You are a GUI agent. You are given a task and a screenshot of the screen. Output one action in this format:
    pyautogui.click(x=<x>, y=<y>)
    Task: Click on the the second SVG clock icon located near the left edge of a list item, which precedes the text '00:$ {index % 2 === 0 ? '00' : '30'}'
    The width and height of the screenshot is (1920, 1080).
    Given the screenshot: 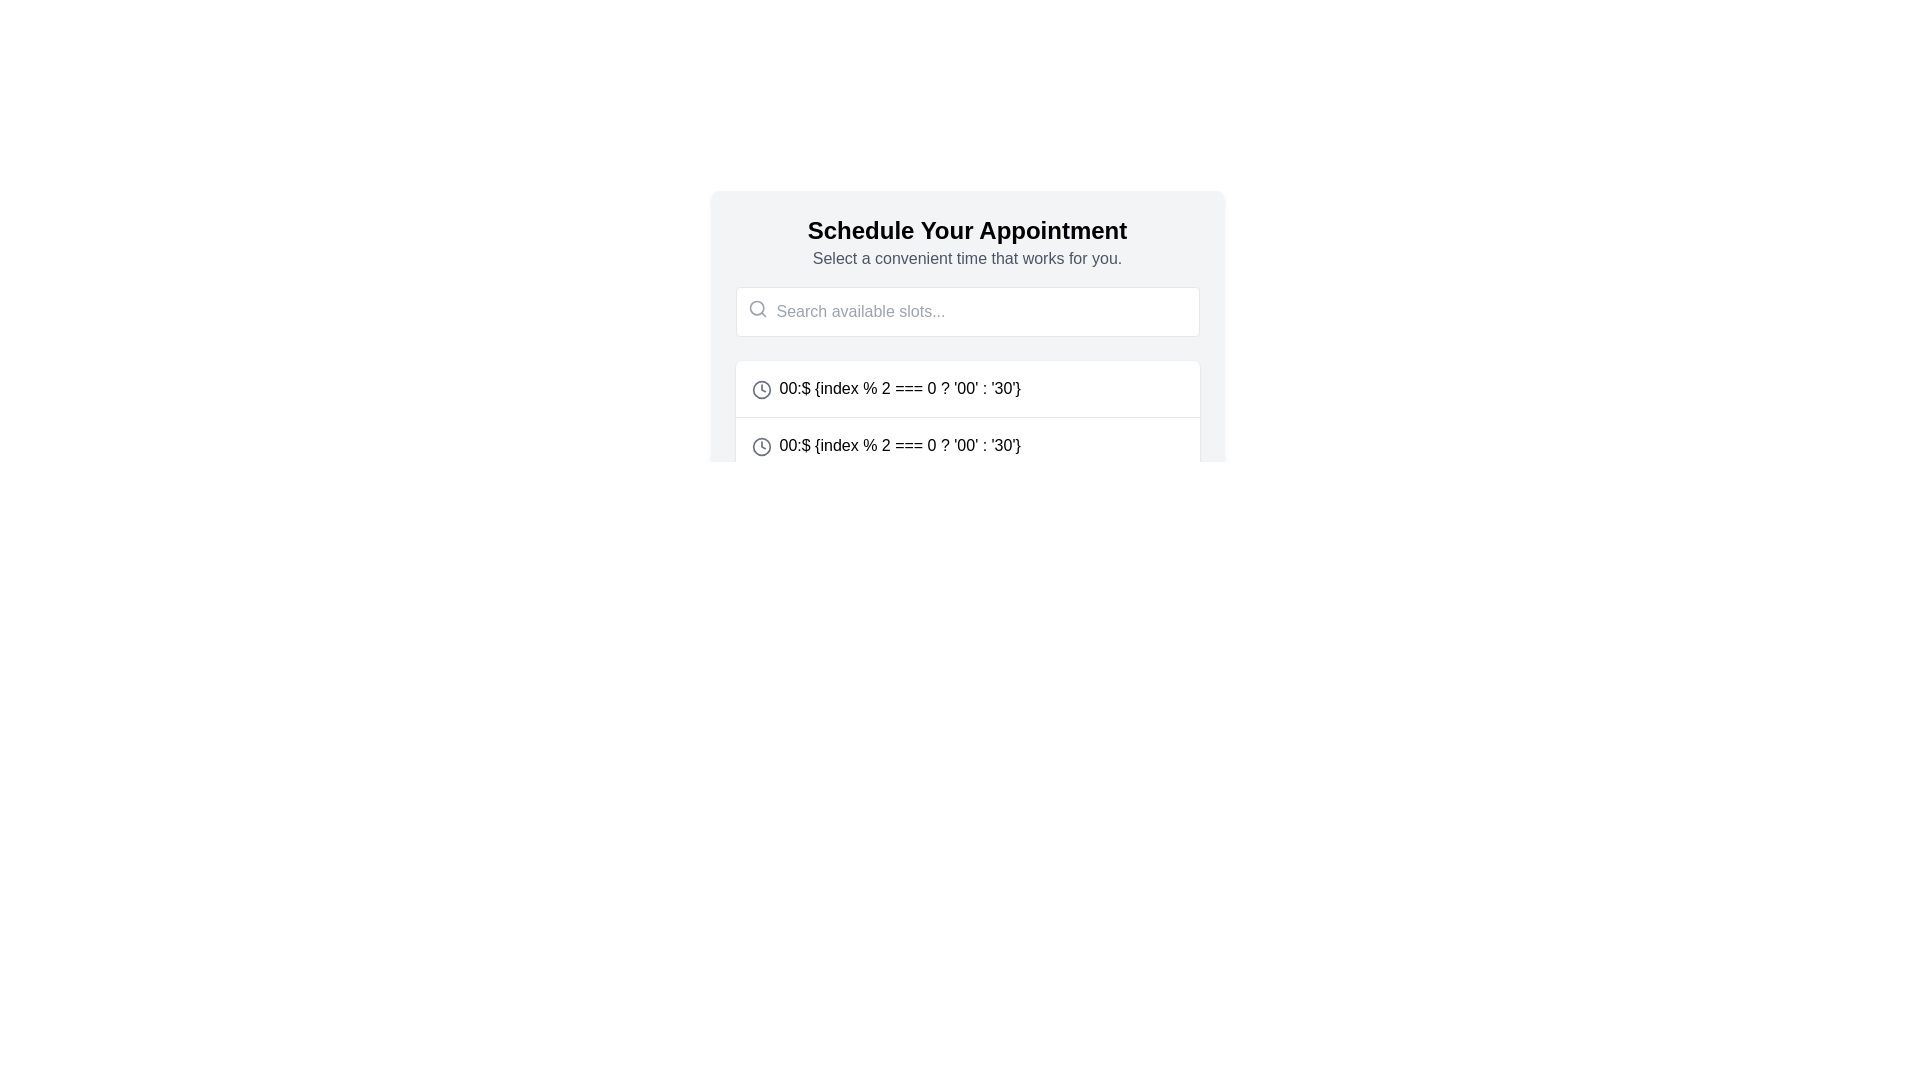 What is the action you would take?
    pyautogui.click(x=760, y=445)
    